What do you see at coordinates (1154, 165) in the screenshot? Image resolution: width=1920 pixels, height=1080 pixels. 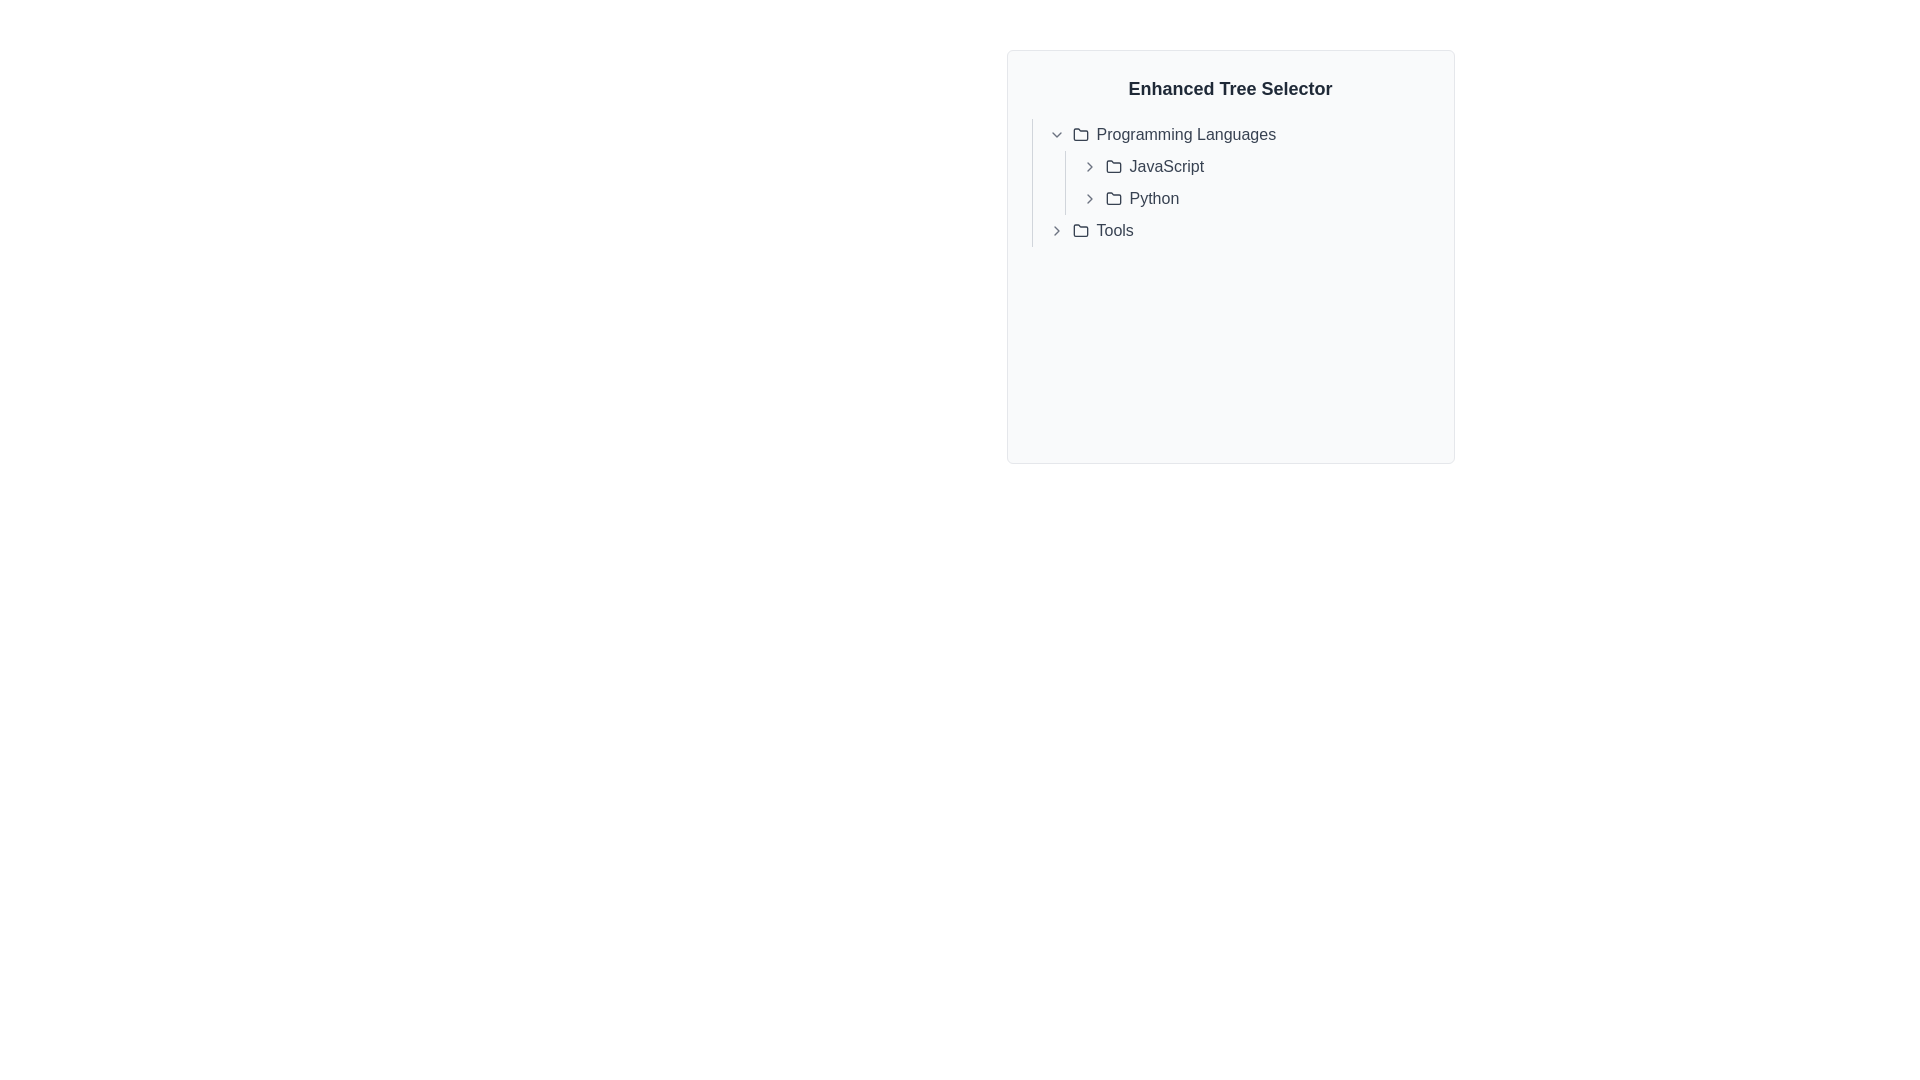 I see `the selectable item for 'JavaScript' in the tree view interface located under the 'Programming Languages' section` at bounding box center [1154, 165].